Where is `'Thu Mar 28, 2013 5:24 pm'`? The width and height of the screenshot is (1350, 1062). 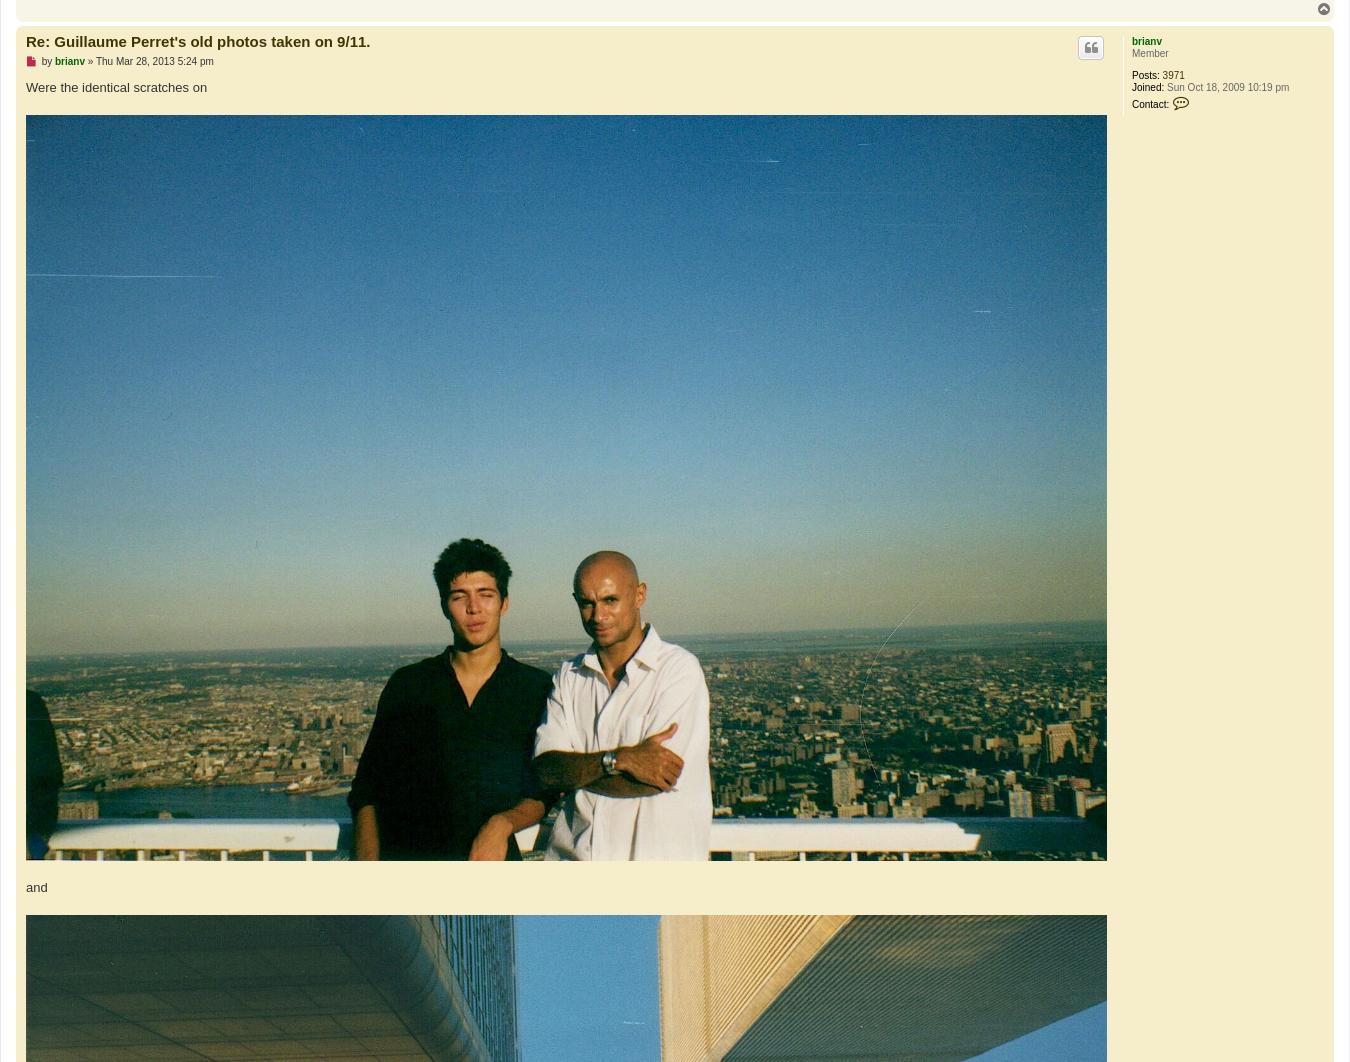
'Thu Mar 28, 2013 5:24 pm' is located at coordinates (94, 61).